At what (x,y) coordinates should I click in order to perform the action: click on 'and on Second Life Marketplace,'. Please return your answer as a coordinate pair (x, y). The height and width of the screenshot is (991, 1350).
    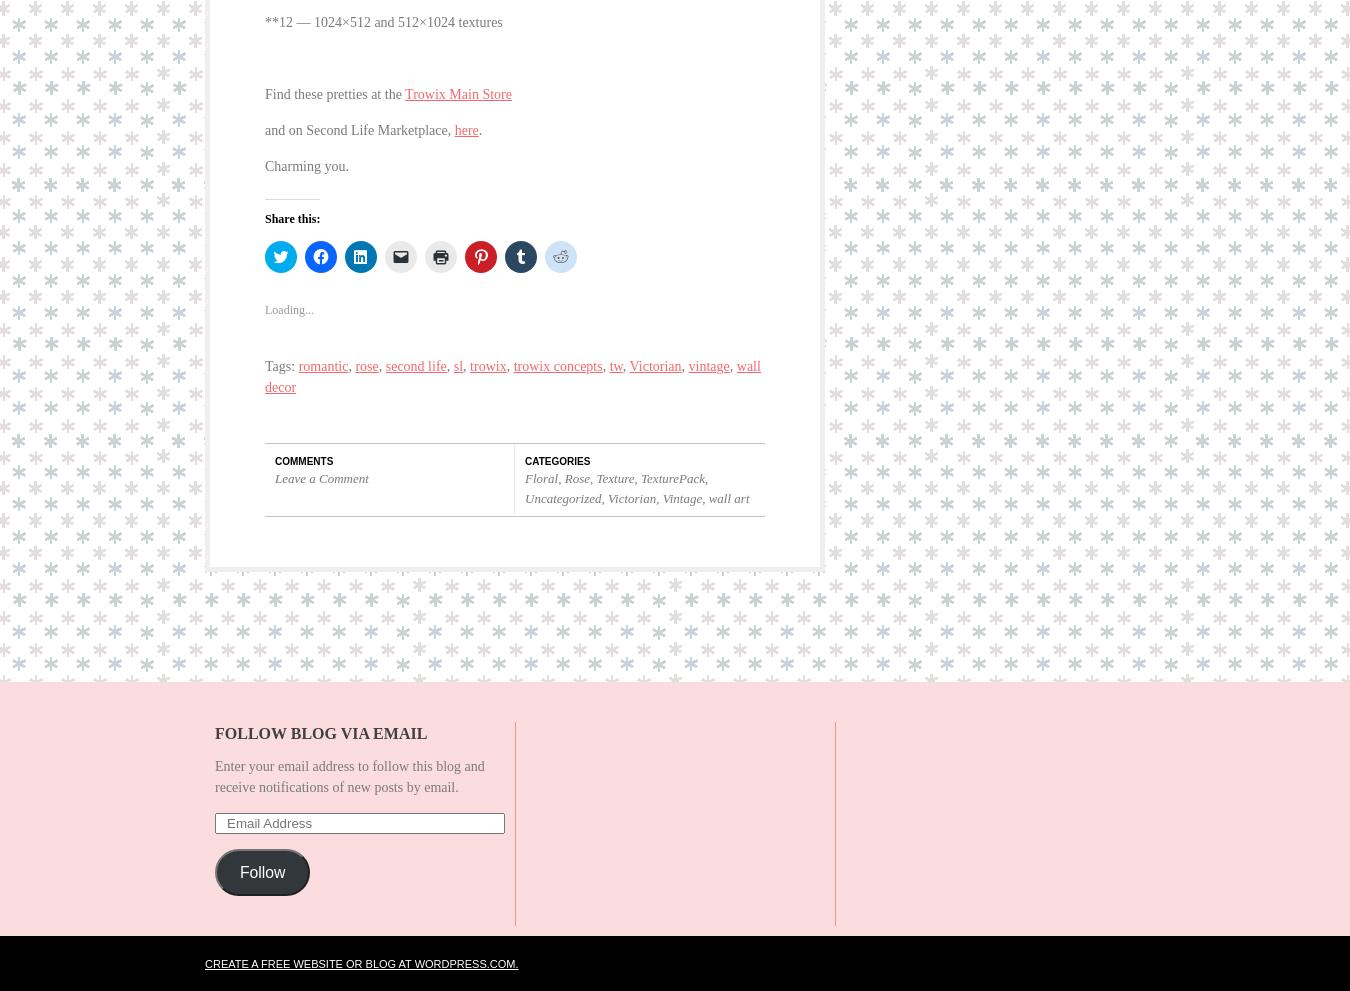
    Looking at the image, I should click on (359, 114).